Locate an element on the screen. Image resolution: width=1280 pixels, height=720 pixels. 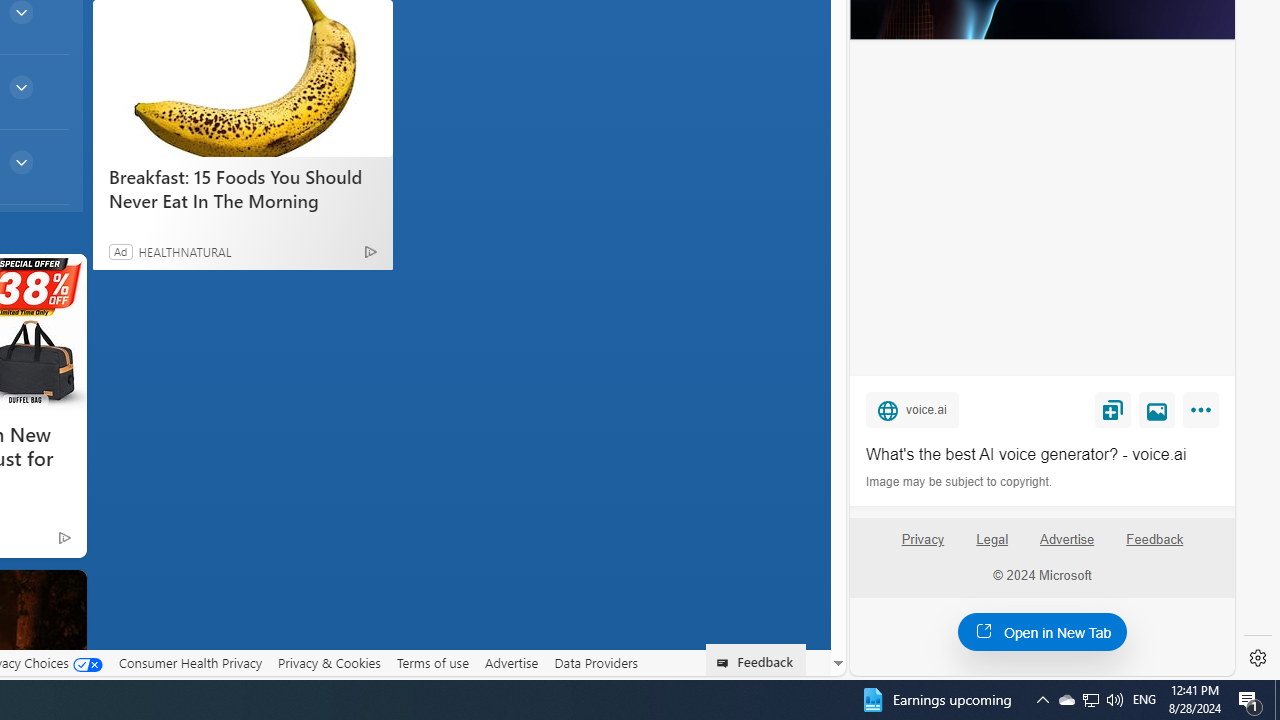
'Breakfast: 15 Foods You Should Never Eat In The Morning' is located at coordinates (241, 77).